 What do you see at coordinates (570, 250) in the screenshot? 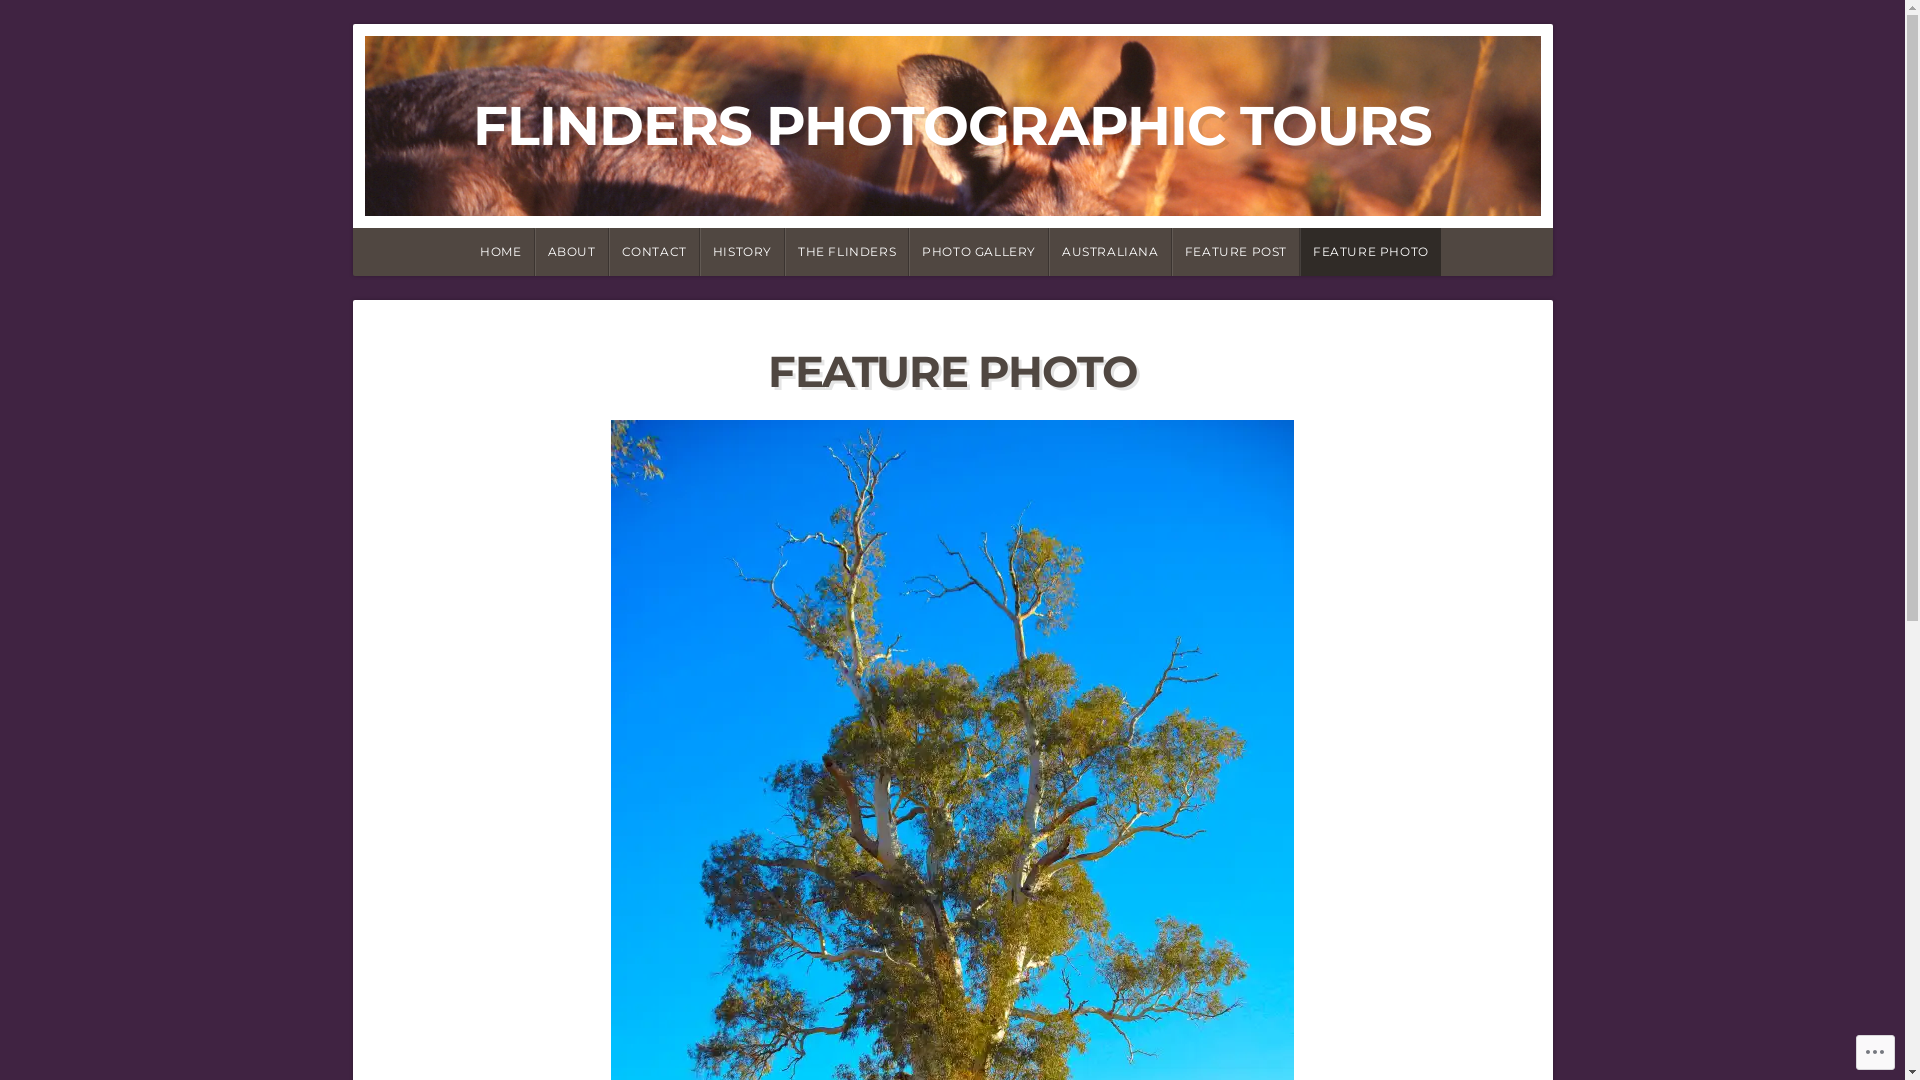
I see `'ABOUT'` at bounding box center [570, 250].